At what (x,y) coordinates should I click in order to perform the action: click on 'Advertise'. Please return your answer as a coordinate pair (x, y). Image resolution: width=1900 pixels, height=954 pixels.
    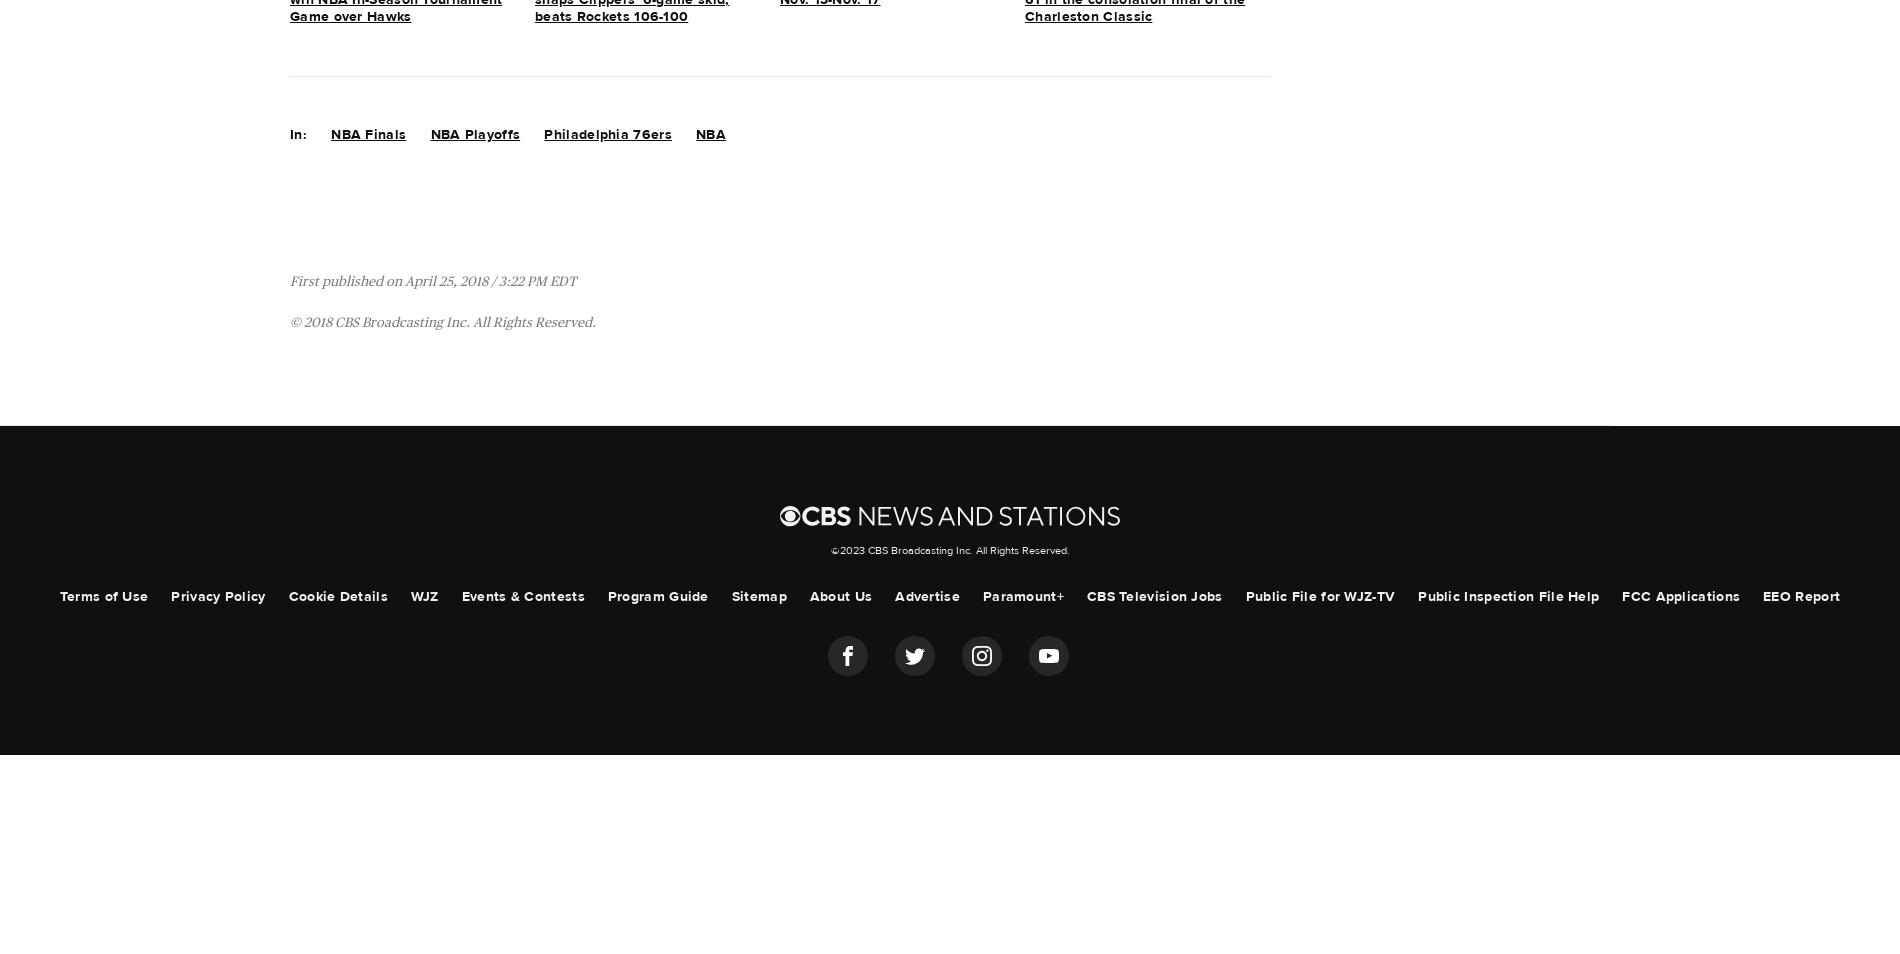
    Looking at the image, I should click on (926, 594).